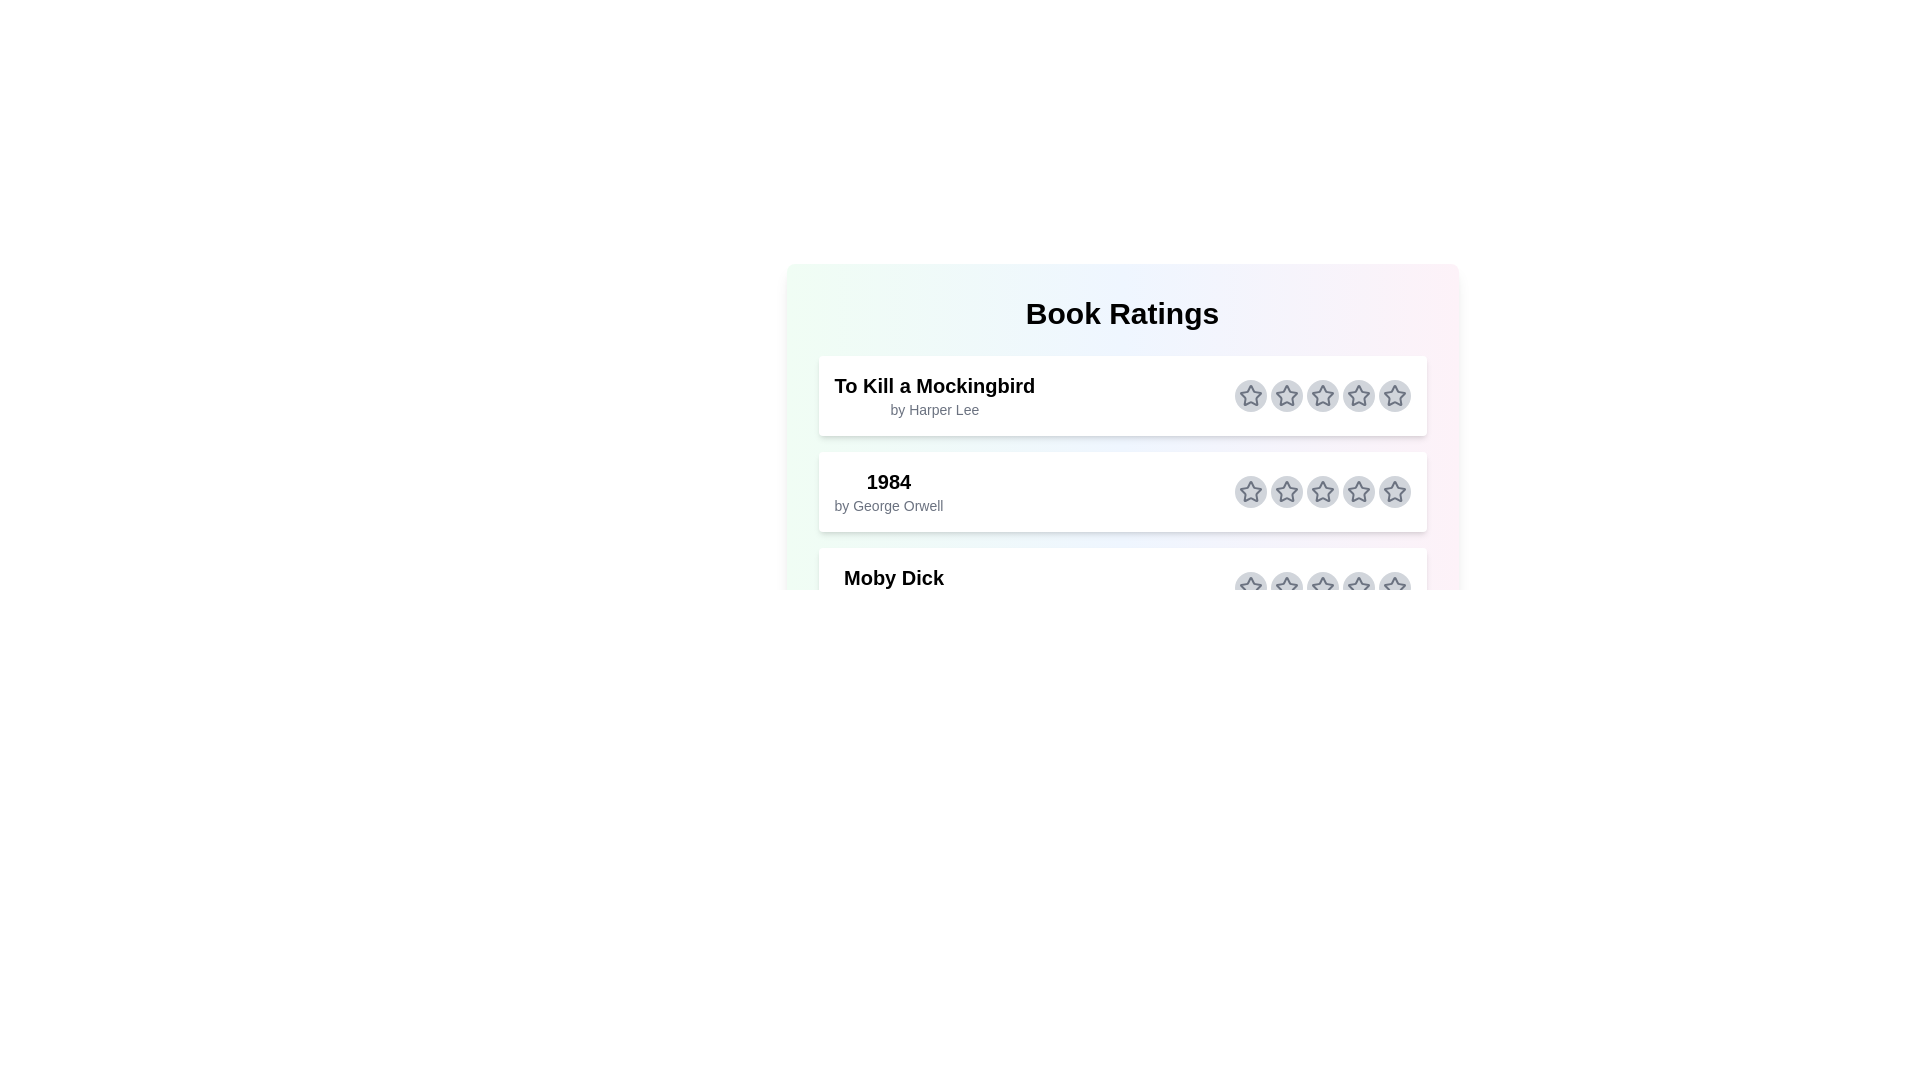 The width and height of the screenshot is (1920, 1080). I want to click on the star corresponding to 1 stars for the book titled Moby Dick, so click(1249, 586).